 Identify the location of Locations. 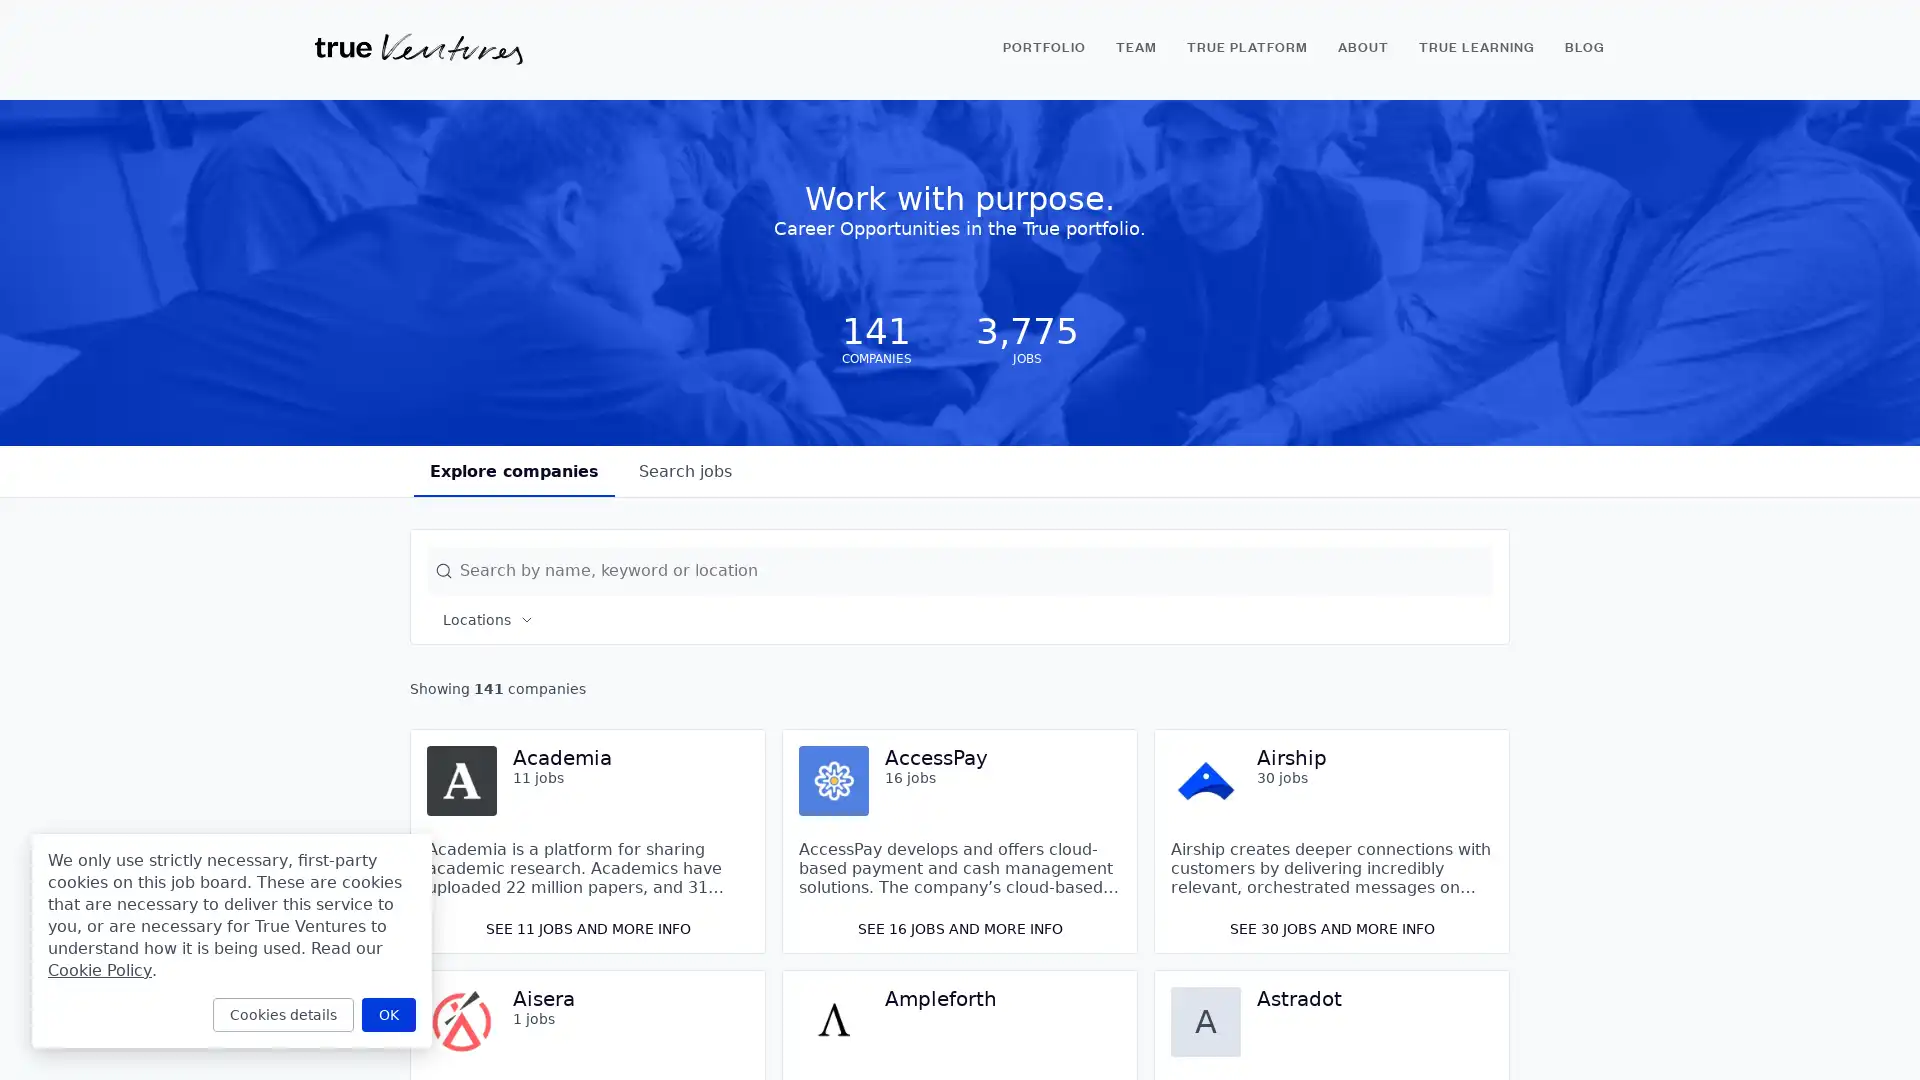
(489, 619).